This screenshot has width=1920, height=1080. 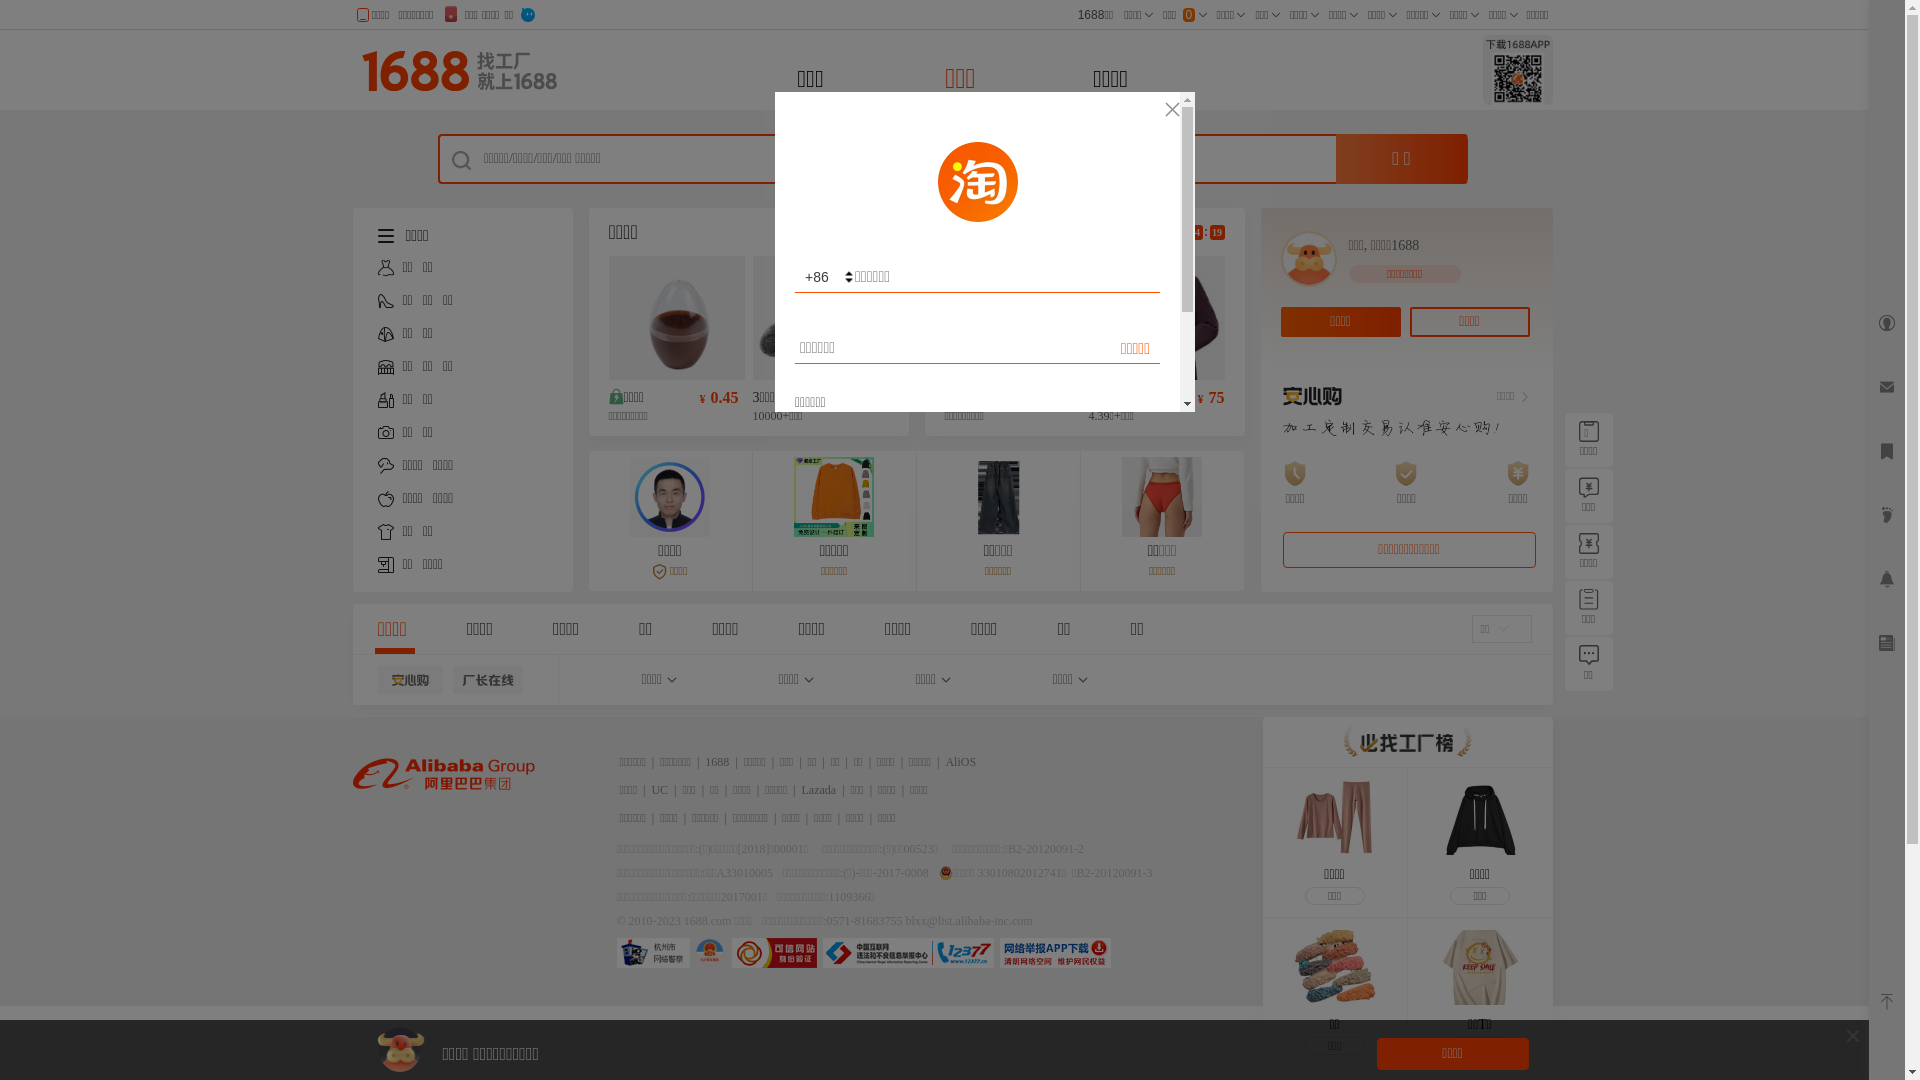 What do you see at coordinates (819, 789) in the screenshot?
I see `'Lazada'` at bounding box center [819, 789].